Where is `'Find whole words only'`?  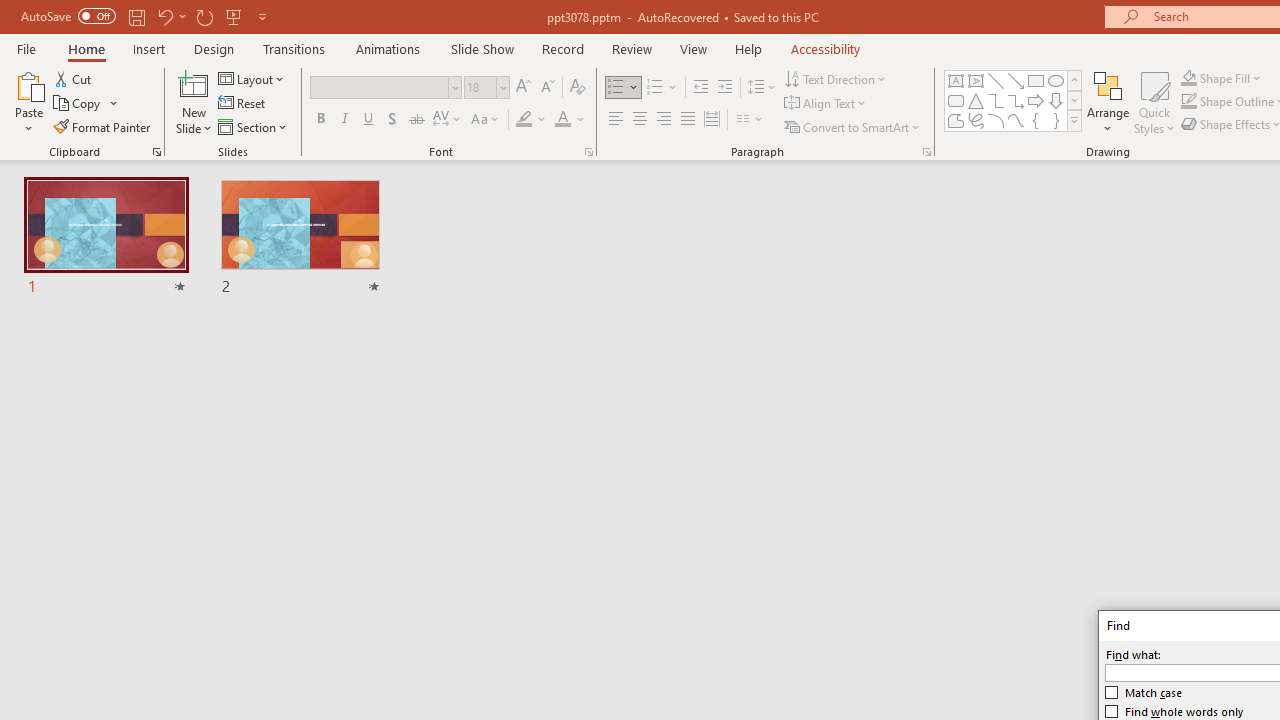 'Find whole words only' is located at coordinates (1175, 711).